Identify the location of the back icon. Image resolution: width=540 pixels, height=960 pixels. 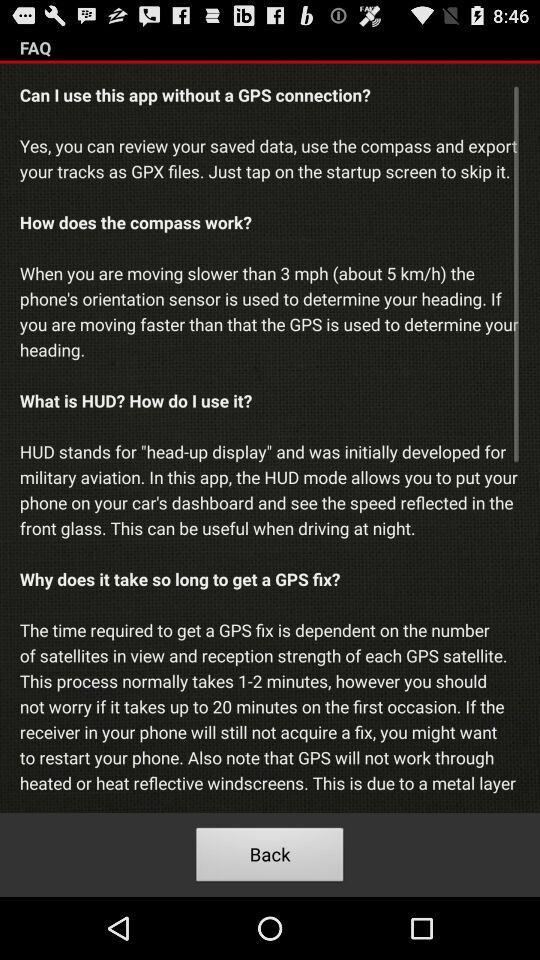
(270, 856).